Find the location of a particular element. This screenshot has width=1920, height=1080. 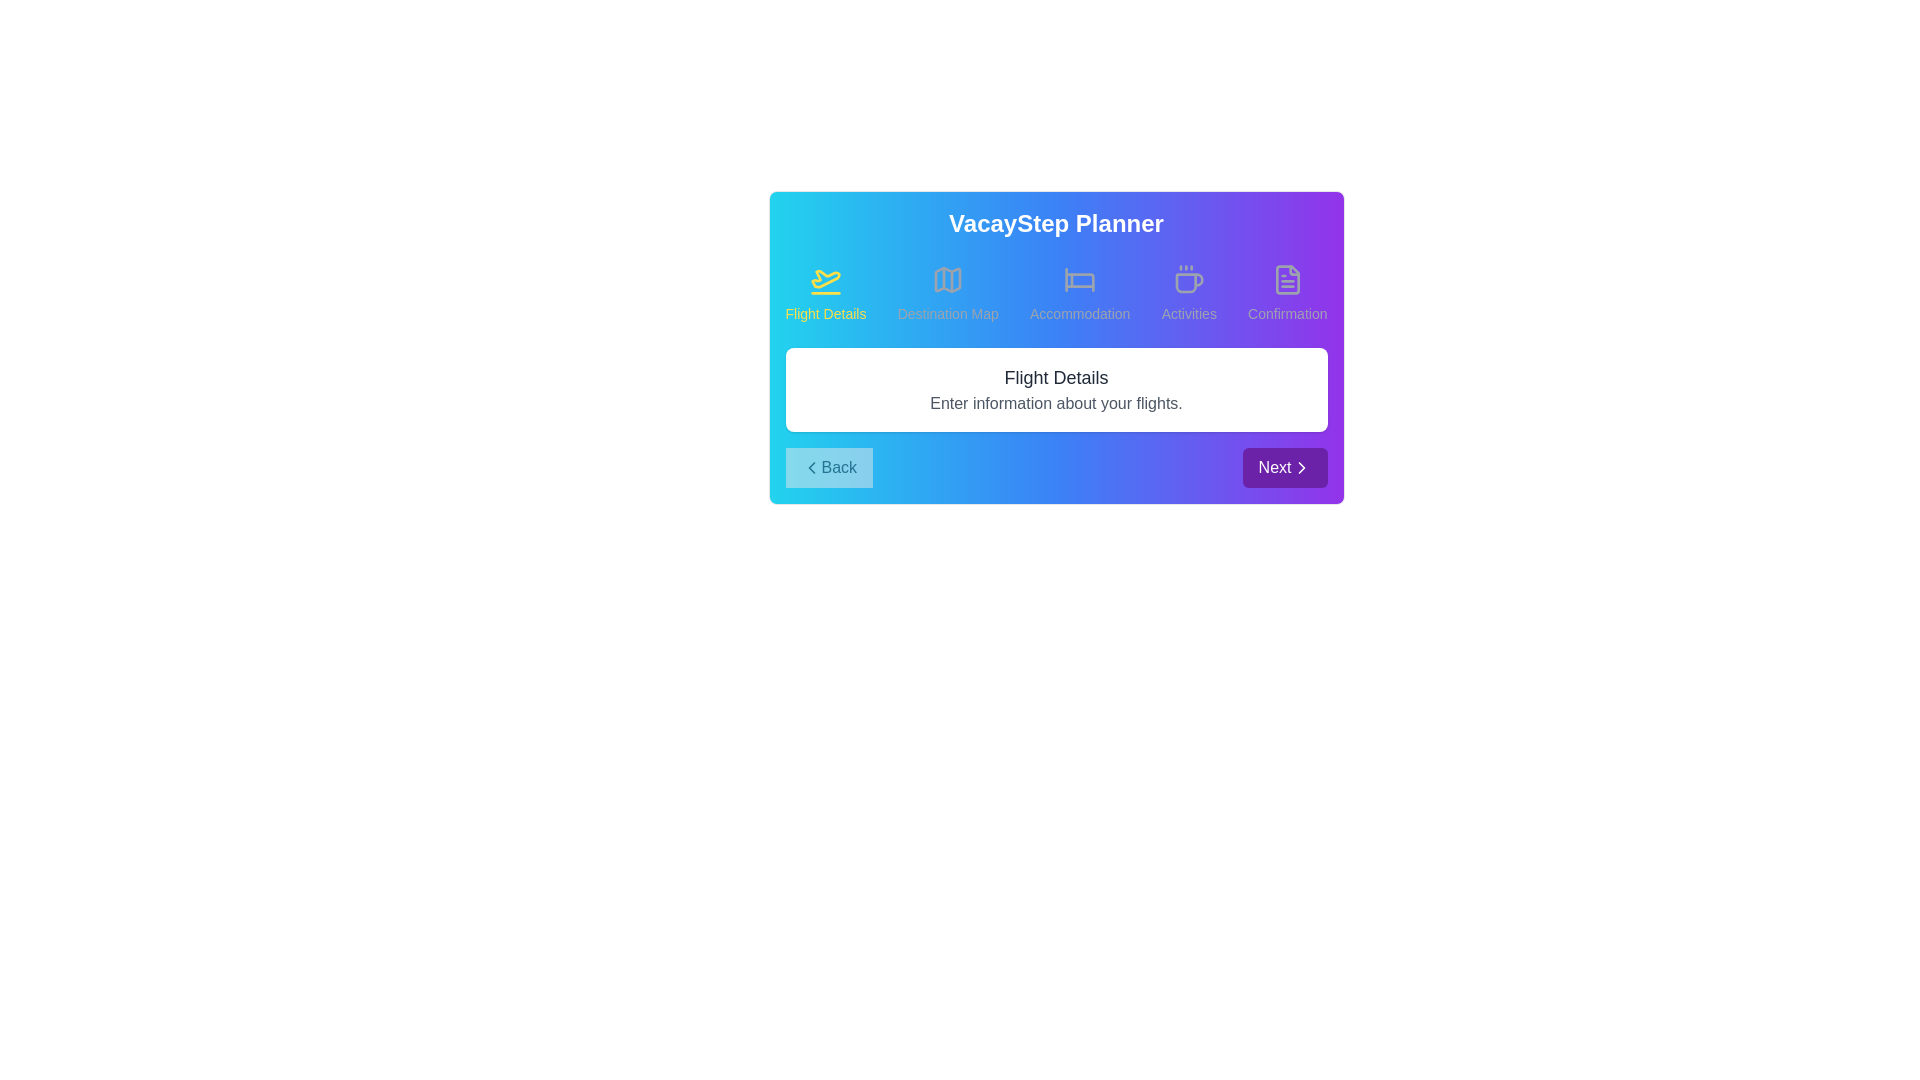

the step Destination Map by clicking its title or icon is located at coordinates (947, 293).